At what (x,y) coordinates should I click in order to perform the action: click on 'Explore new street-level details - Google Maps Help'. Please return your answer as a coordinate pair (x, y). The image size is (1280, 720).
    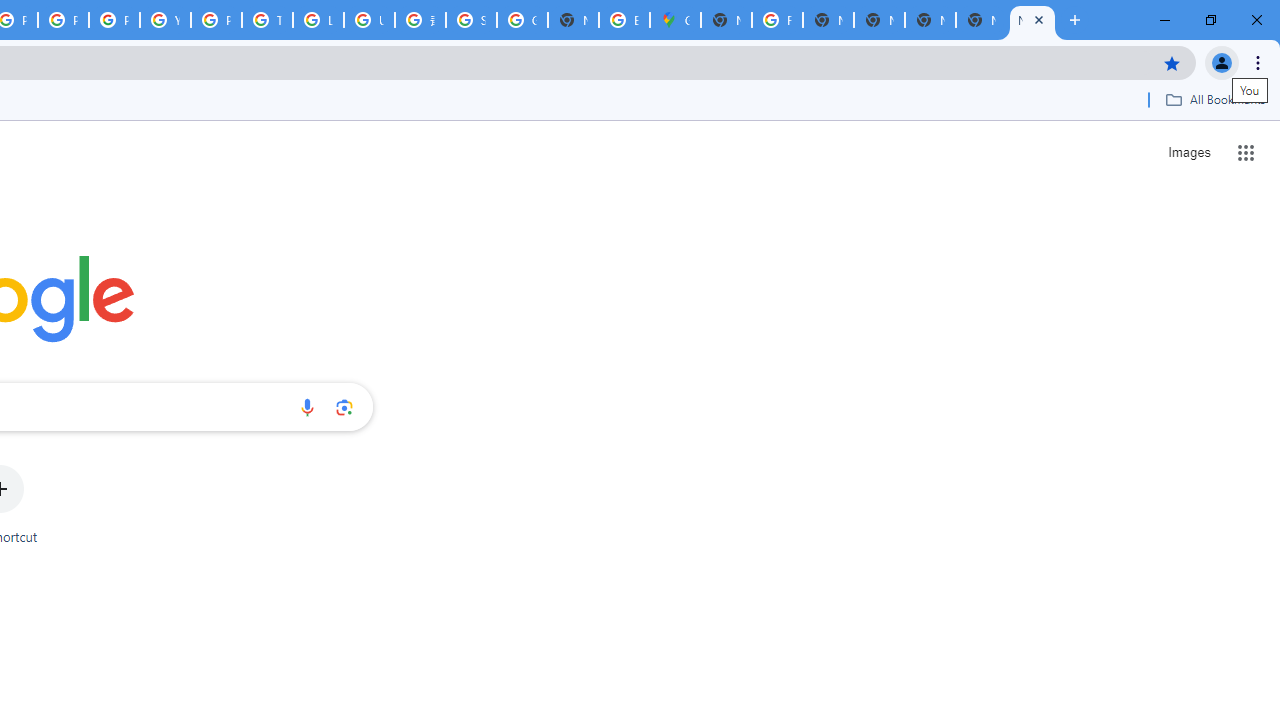
    Looking at the image, I should click on (623, 20).